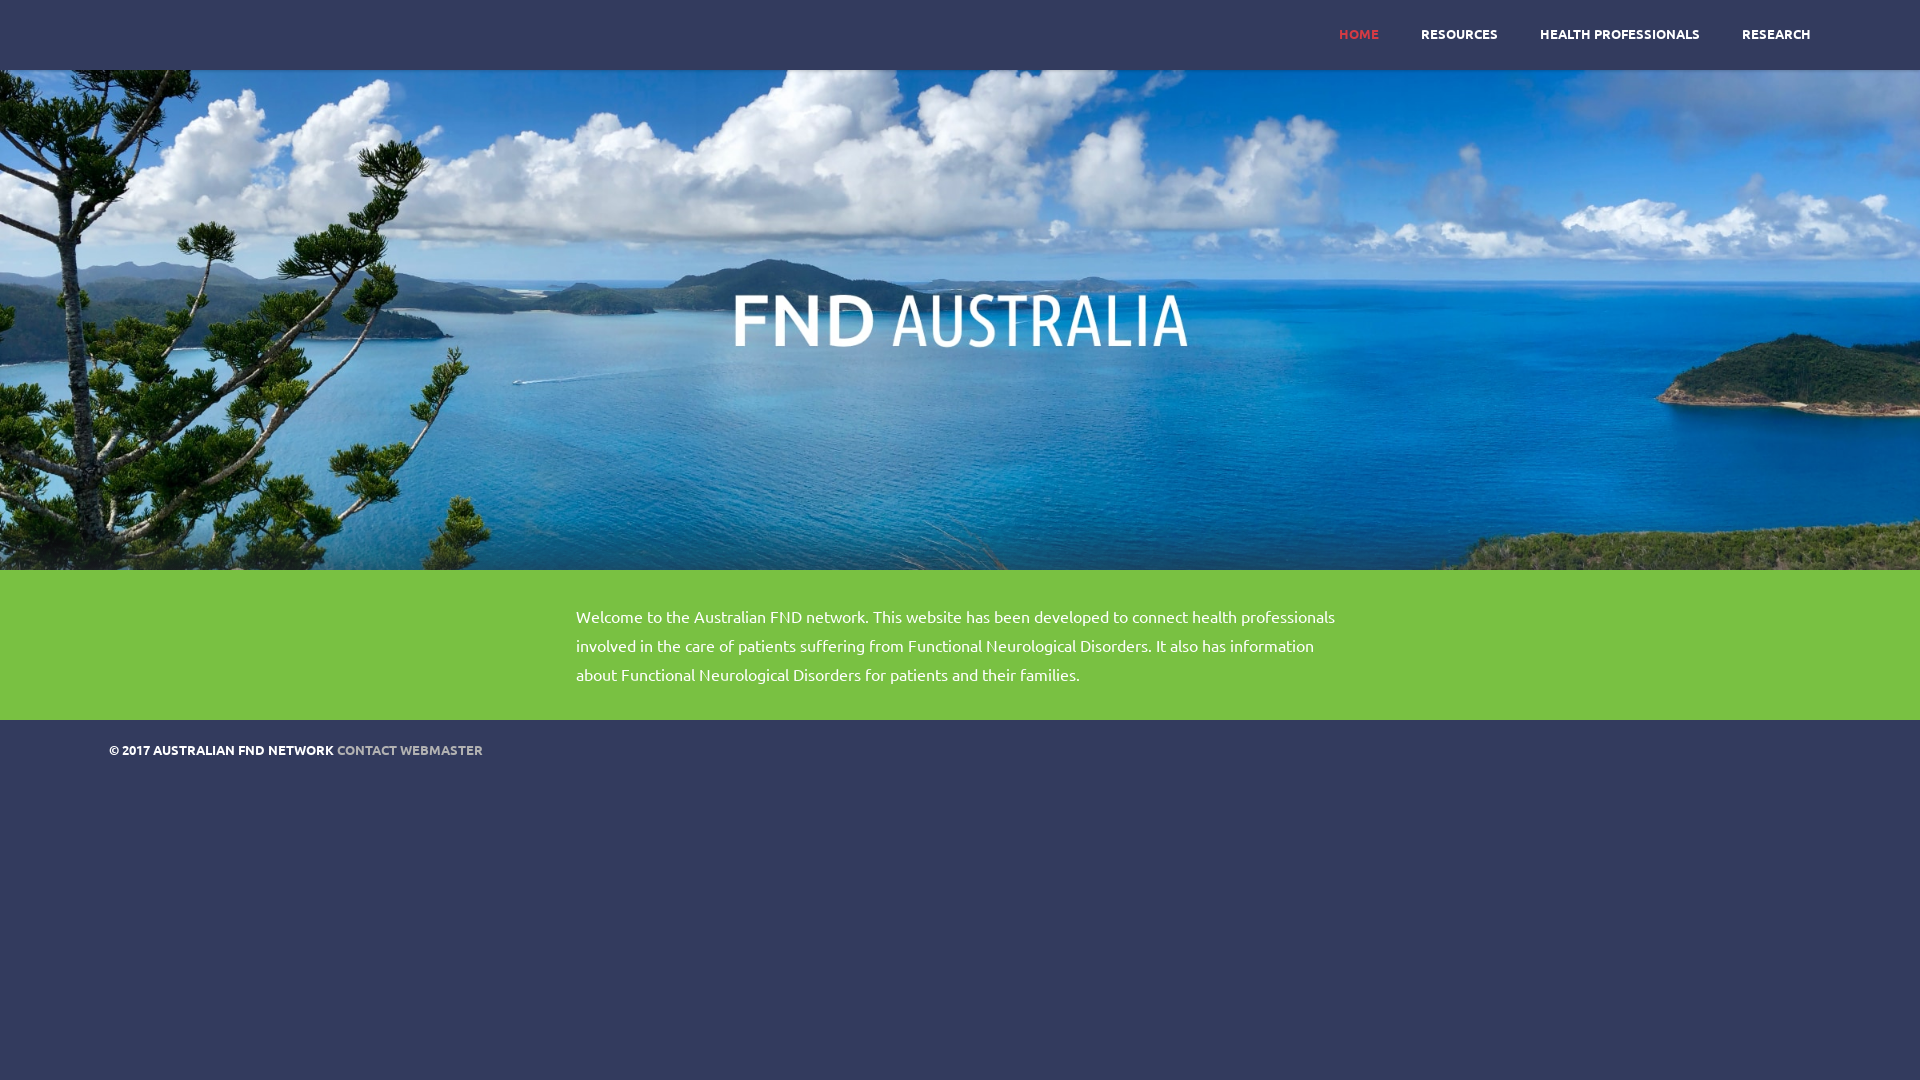 The height and width of the screenshot is (1080, 1920). I want to click on 'CONTACT WEBMASTER', so click(408, 749).